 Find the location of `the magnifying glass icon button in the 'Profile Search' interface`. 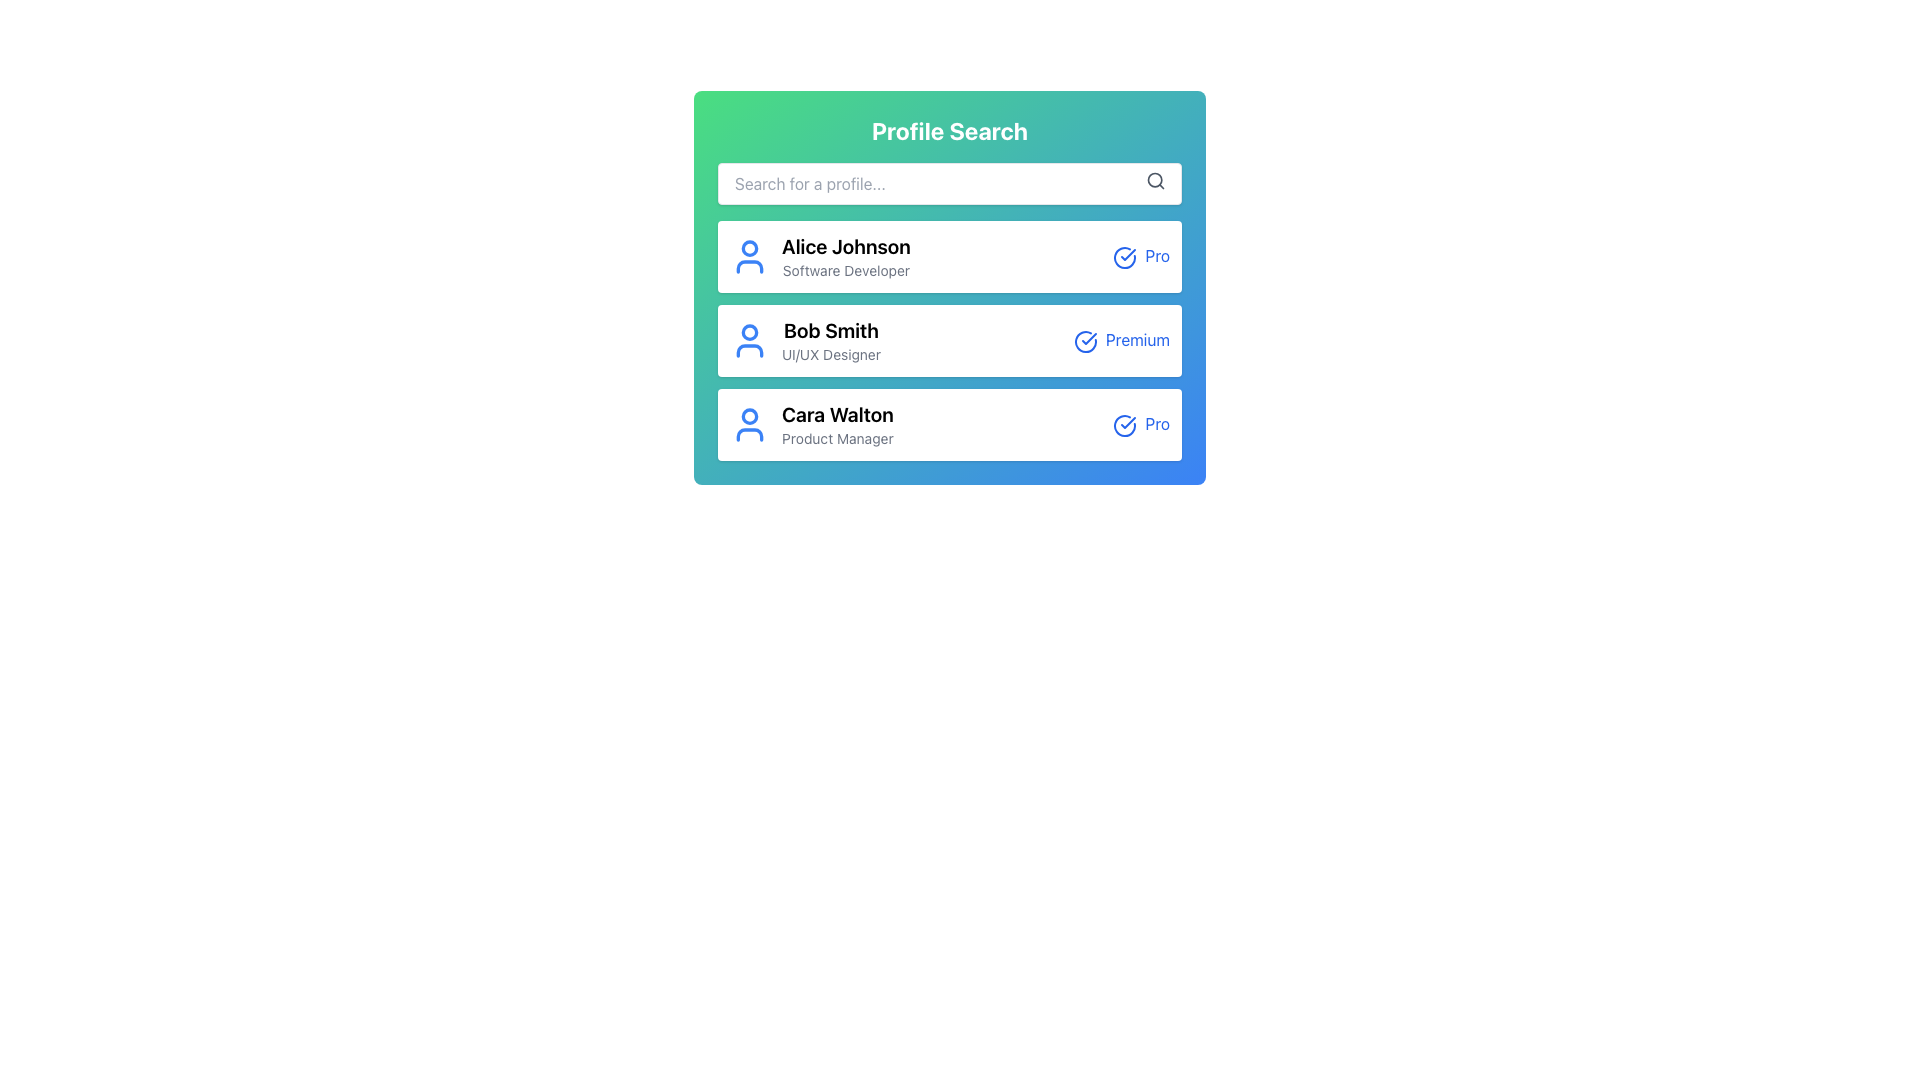

the magnifying glass icon button in the 'Profile Search' interface is located at coordinates (1156, 181).